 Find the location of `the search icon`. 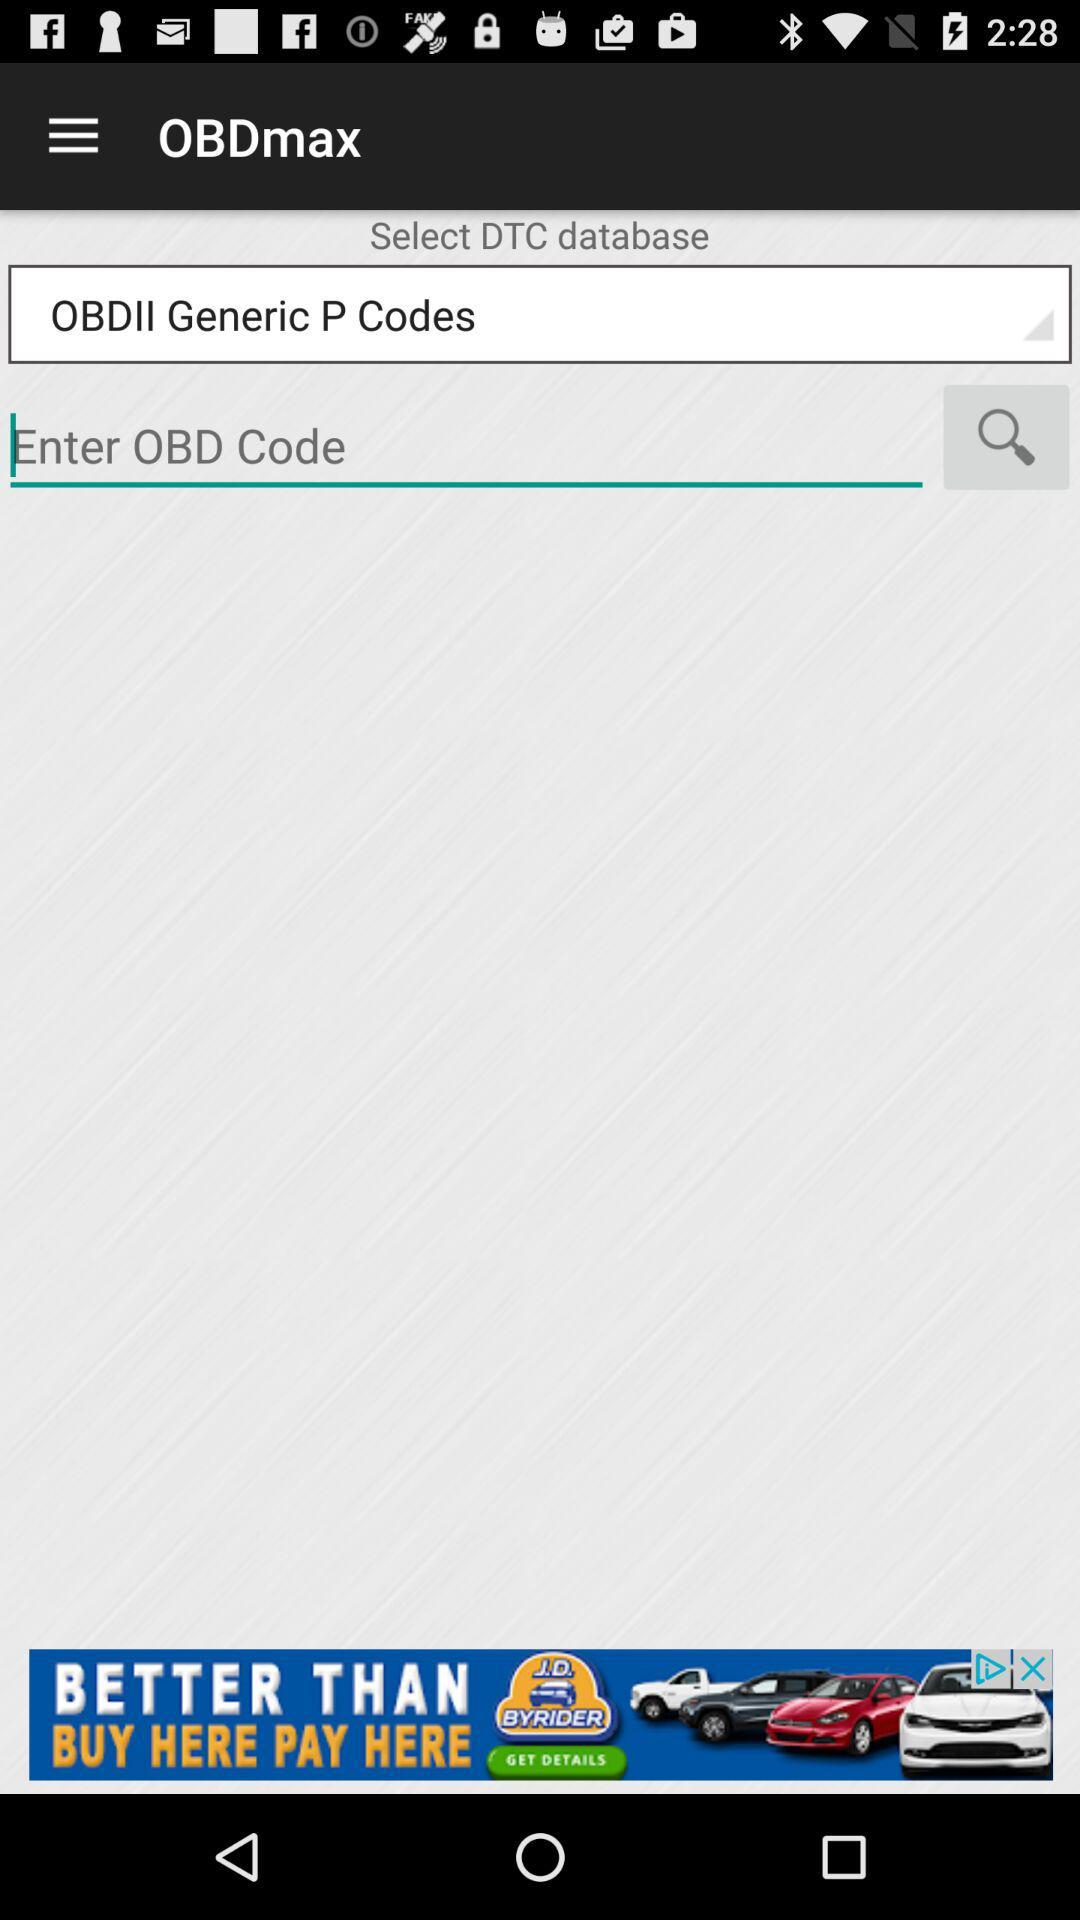

the search icon is located at coordinates (1006, 466).